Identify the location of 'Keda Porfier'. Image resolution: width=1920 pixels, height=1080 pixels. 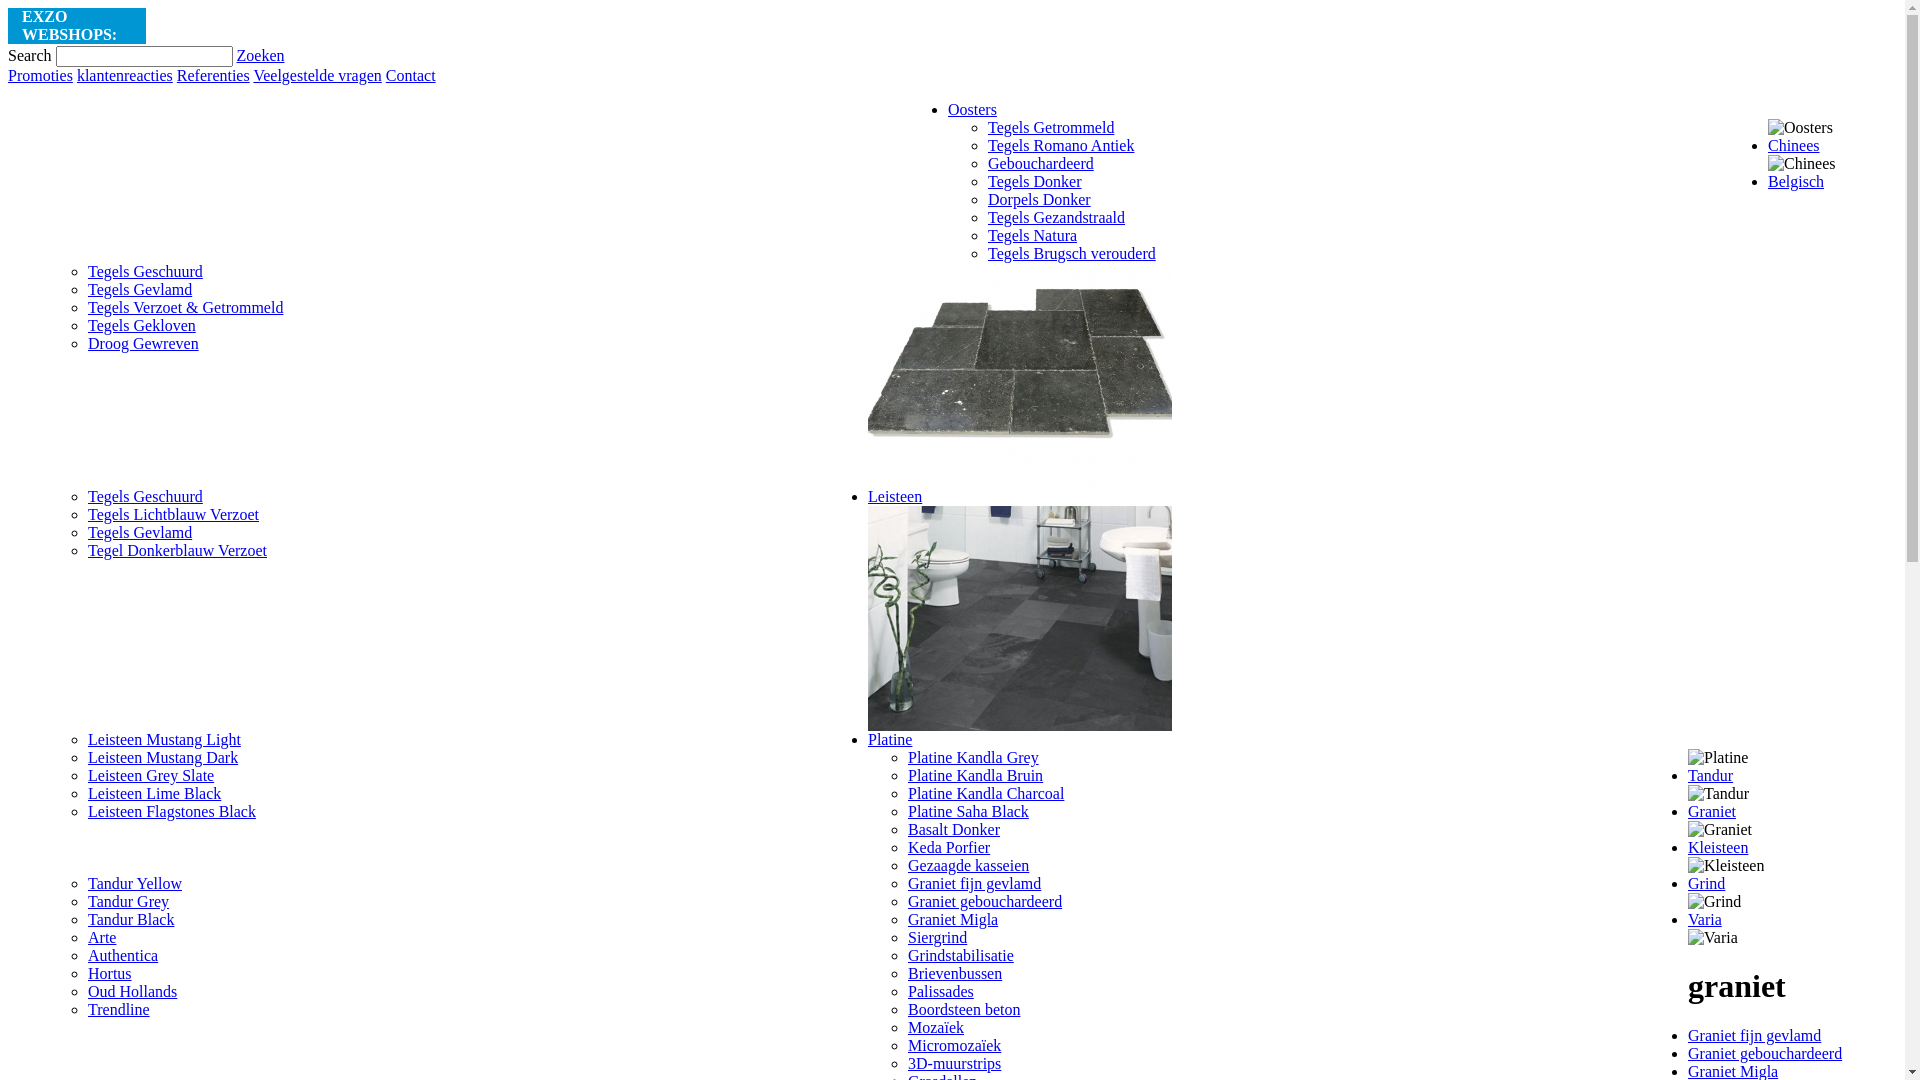
(906, 847).